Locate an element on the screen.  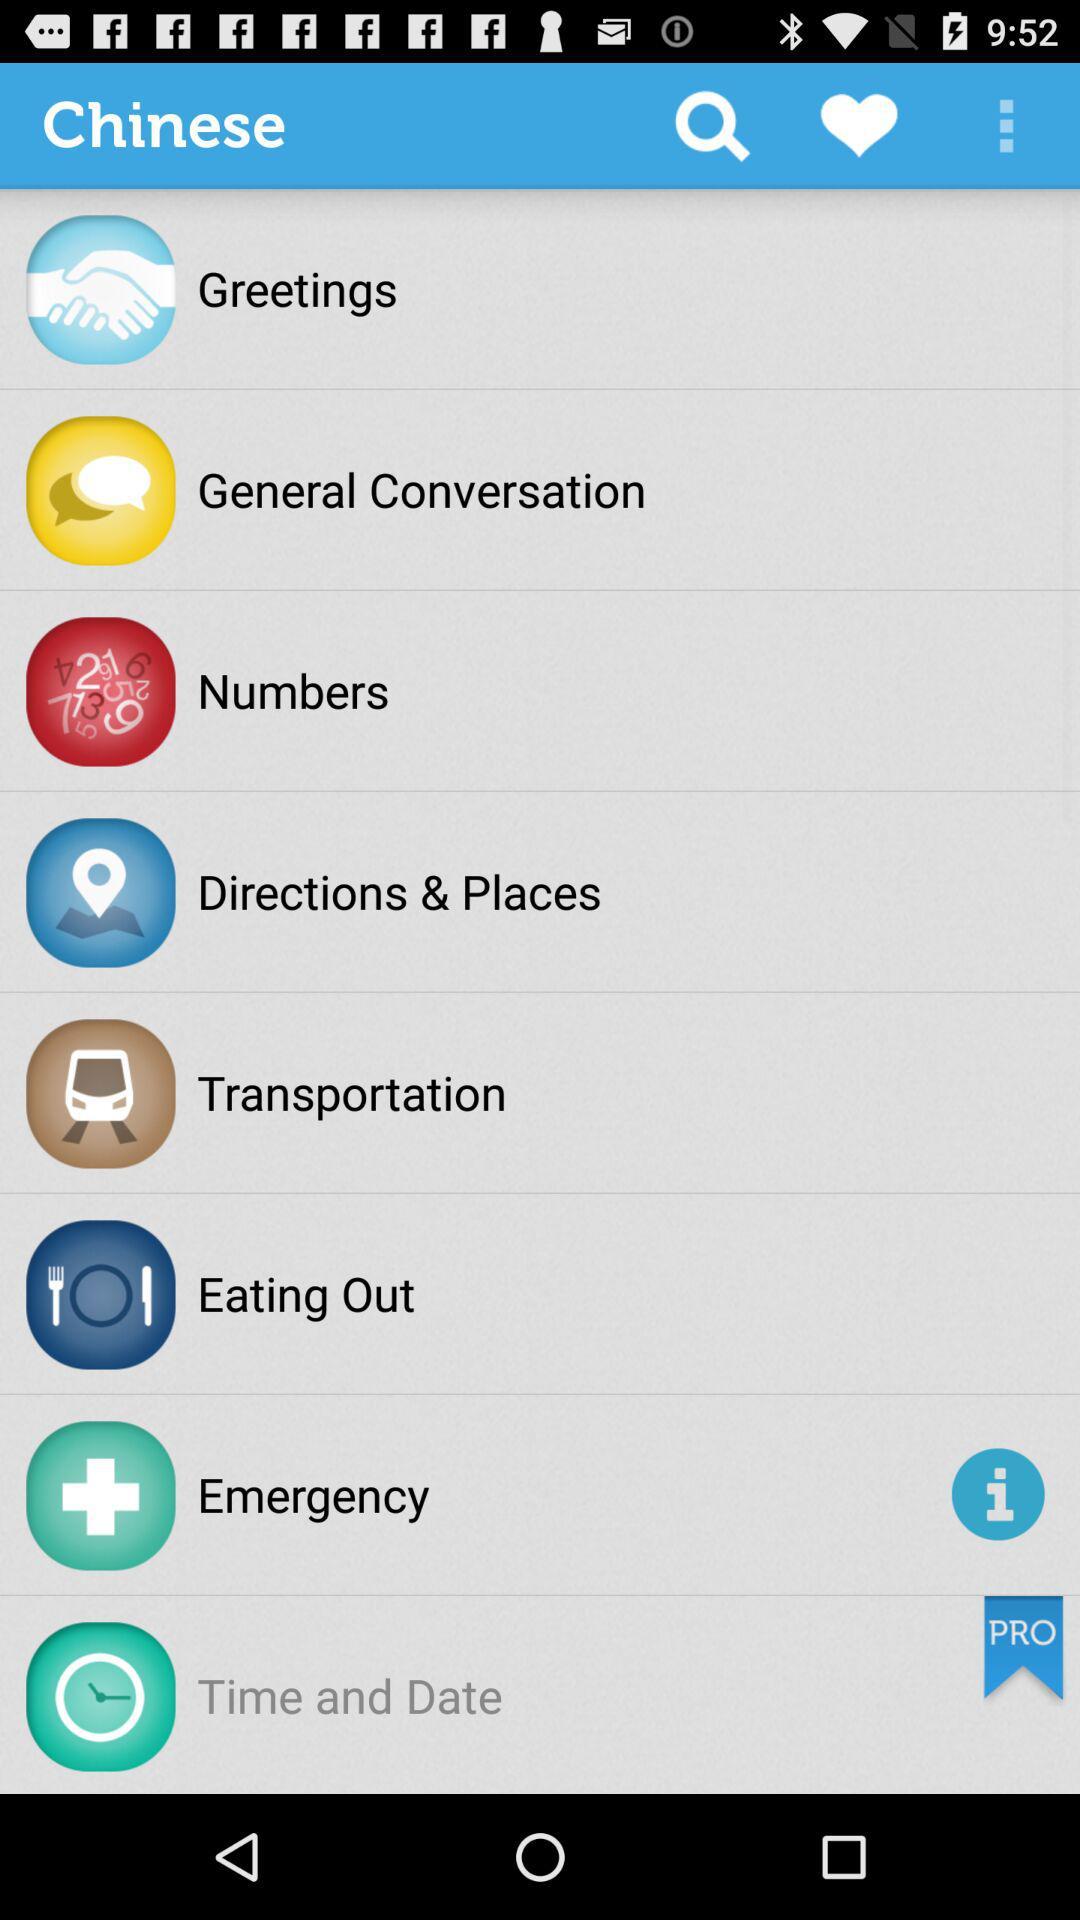
the transportation app is located at coordinates (351, 1091).